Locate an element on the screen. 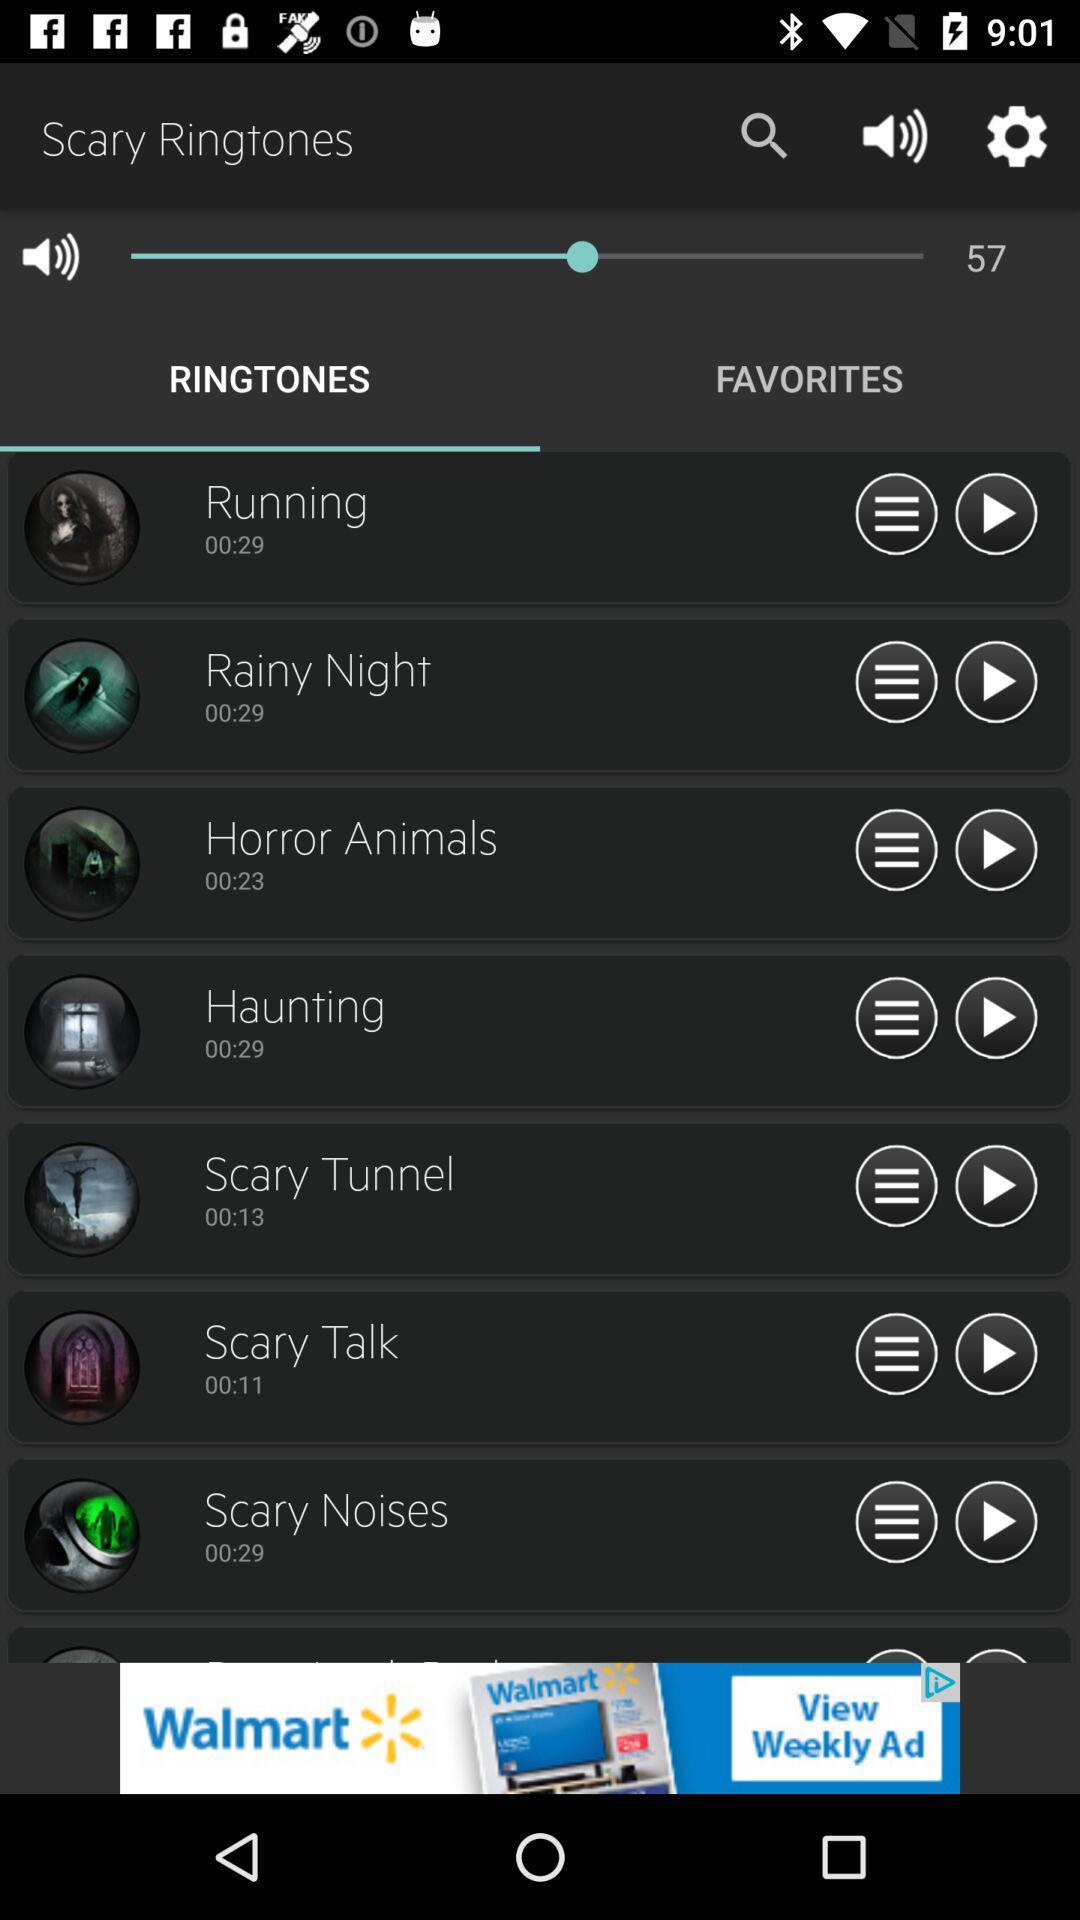 Image resolution: width=1080 pixels, height=1920 pixels. this audio is located at coordinates (995, 1187).